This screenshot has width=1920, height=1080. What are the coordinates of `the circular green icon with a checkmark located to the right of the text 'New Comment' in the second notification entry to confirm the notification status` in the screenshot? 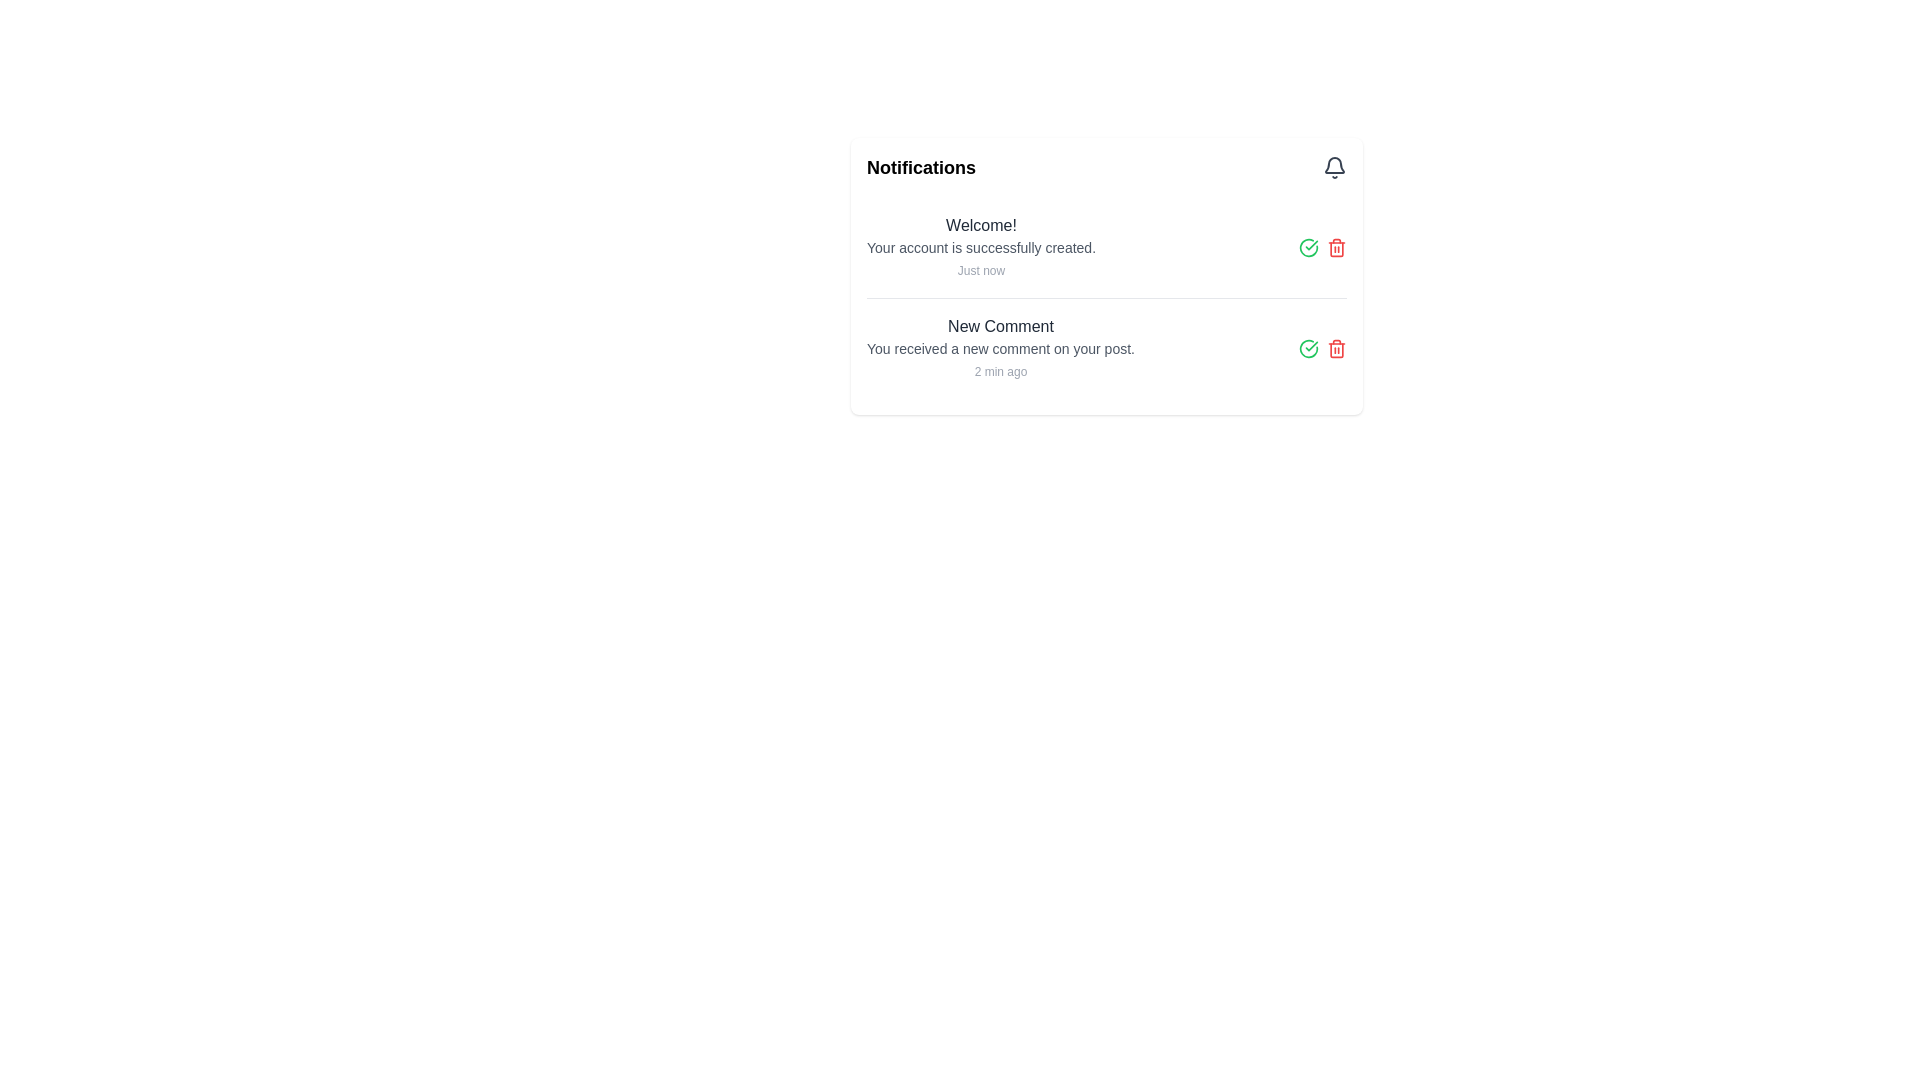 It's located at (1309, 246).